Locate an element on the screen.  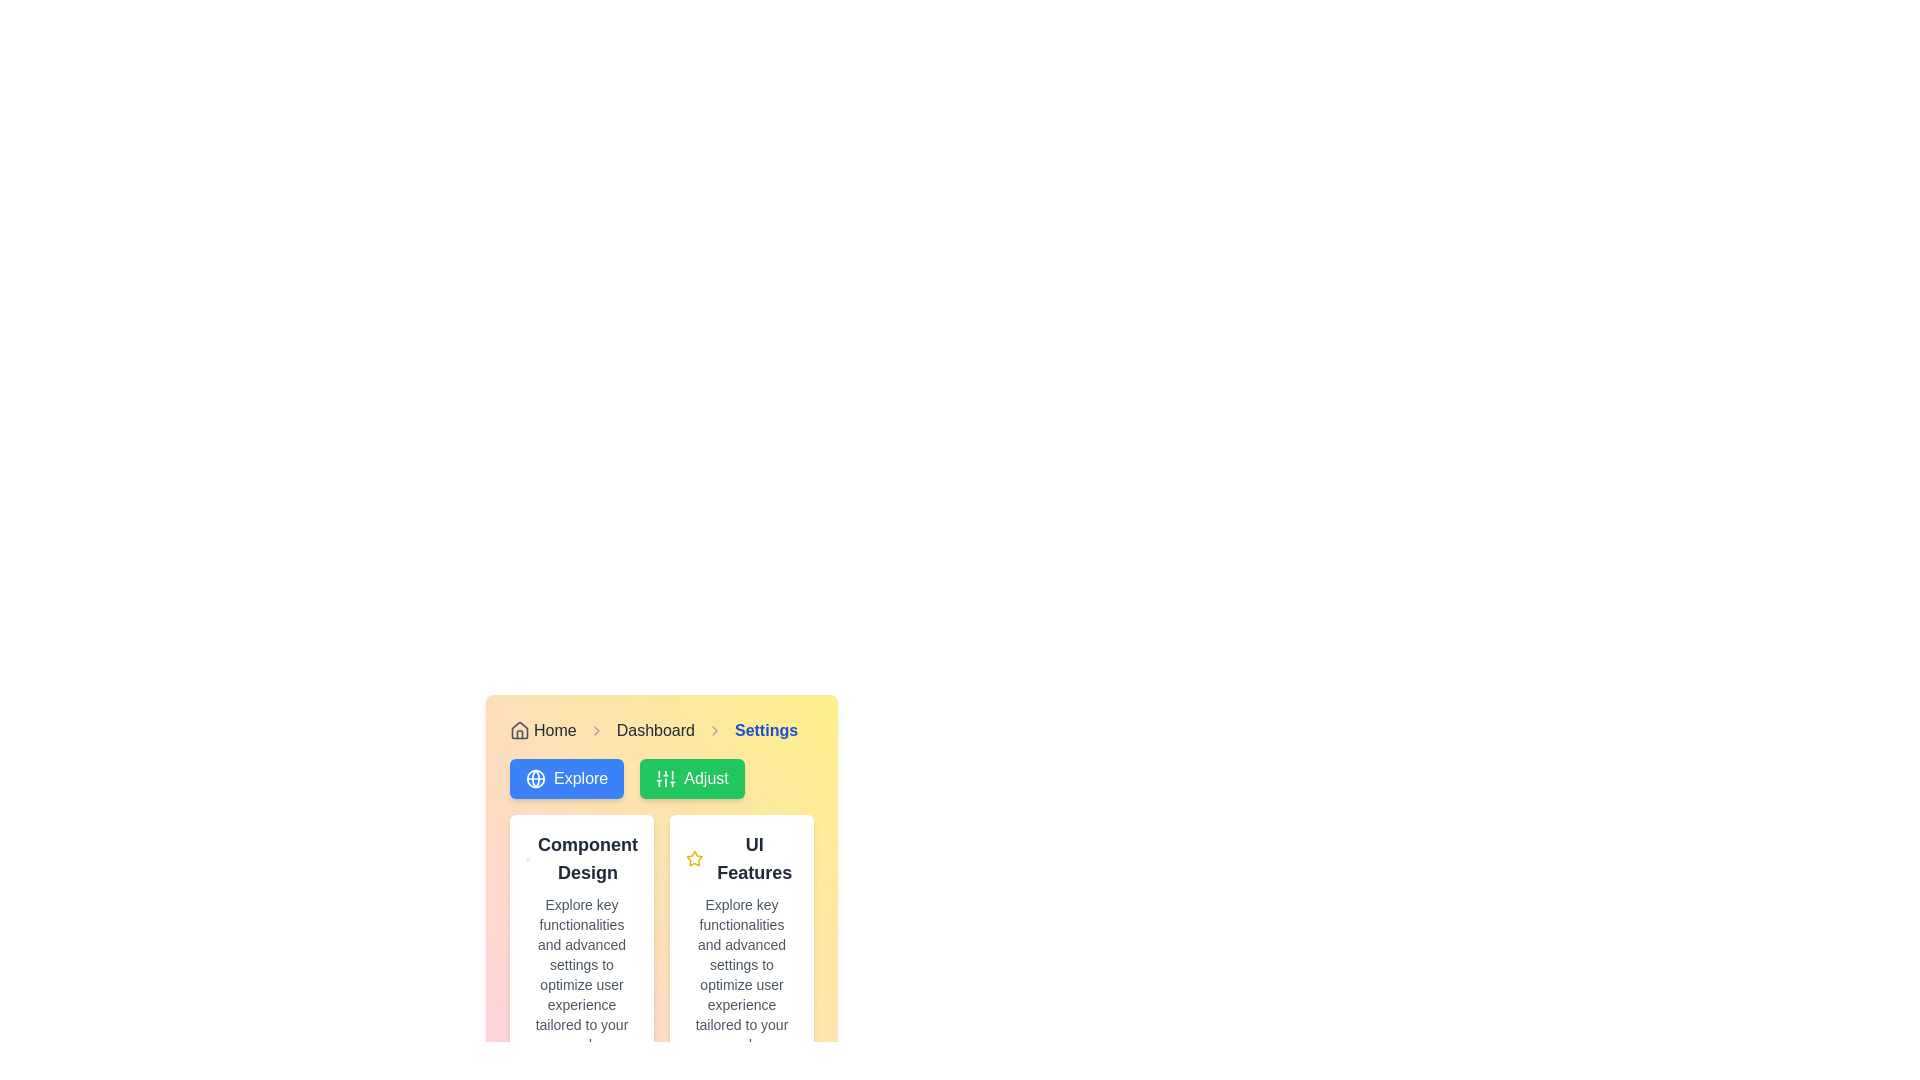
the 'Dashboard' text link in the breadcrumb navigation is located at coordinates (655, 731).